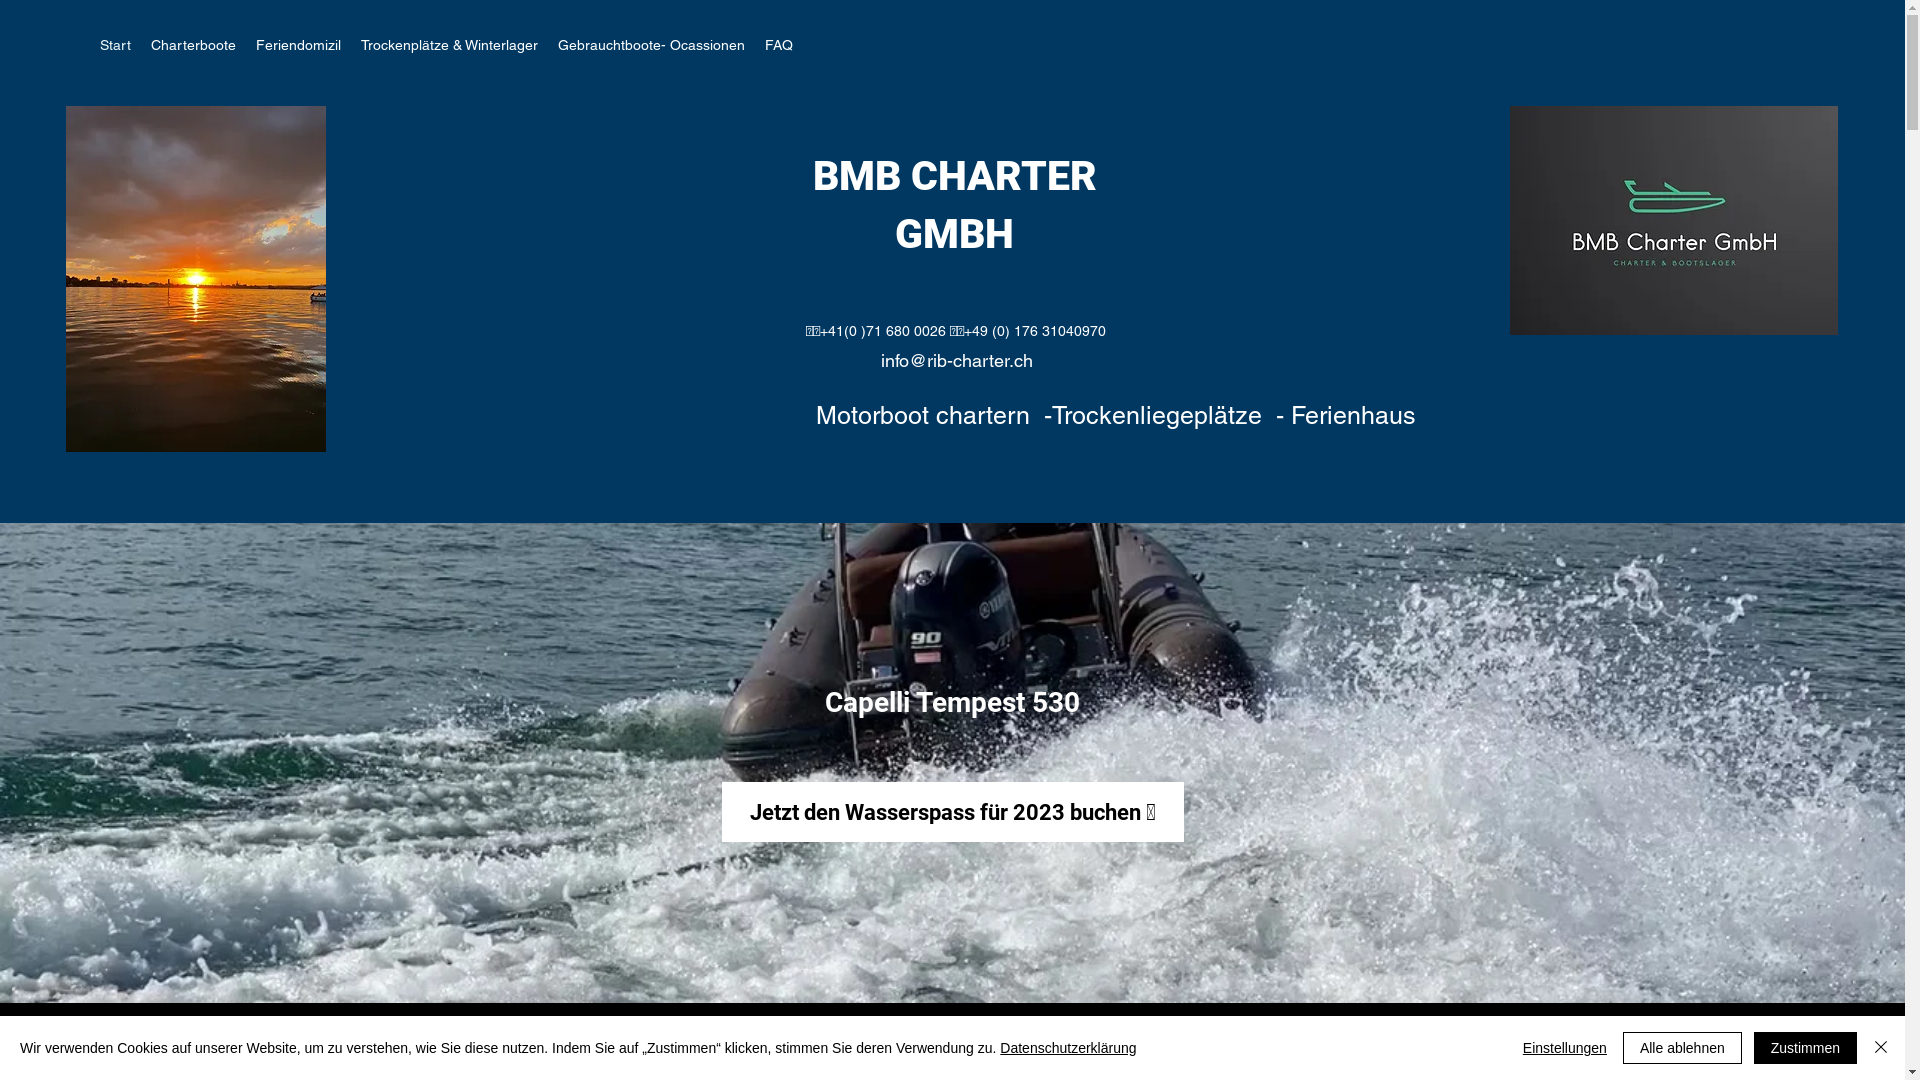 The height and width of the screenshot is (1080, 1920). I want to click on 'FAQ', so click(753, 45).